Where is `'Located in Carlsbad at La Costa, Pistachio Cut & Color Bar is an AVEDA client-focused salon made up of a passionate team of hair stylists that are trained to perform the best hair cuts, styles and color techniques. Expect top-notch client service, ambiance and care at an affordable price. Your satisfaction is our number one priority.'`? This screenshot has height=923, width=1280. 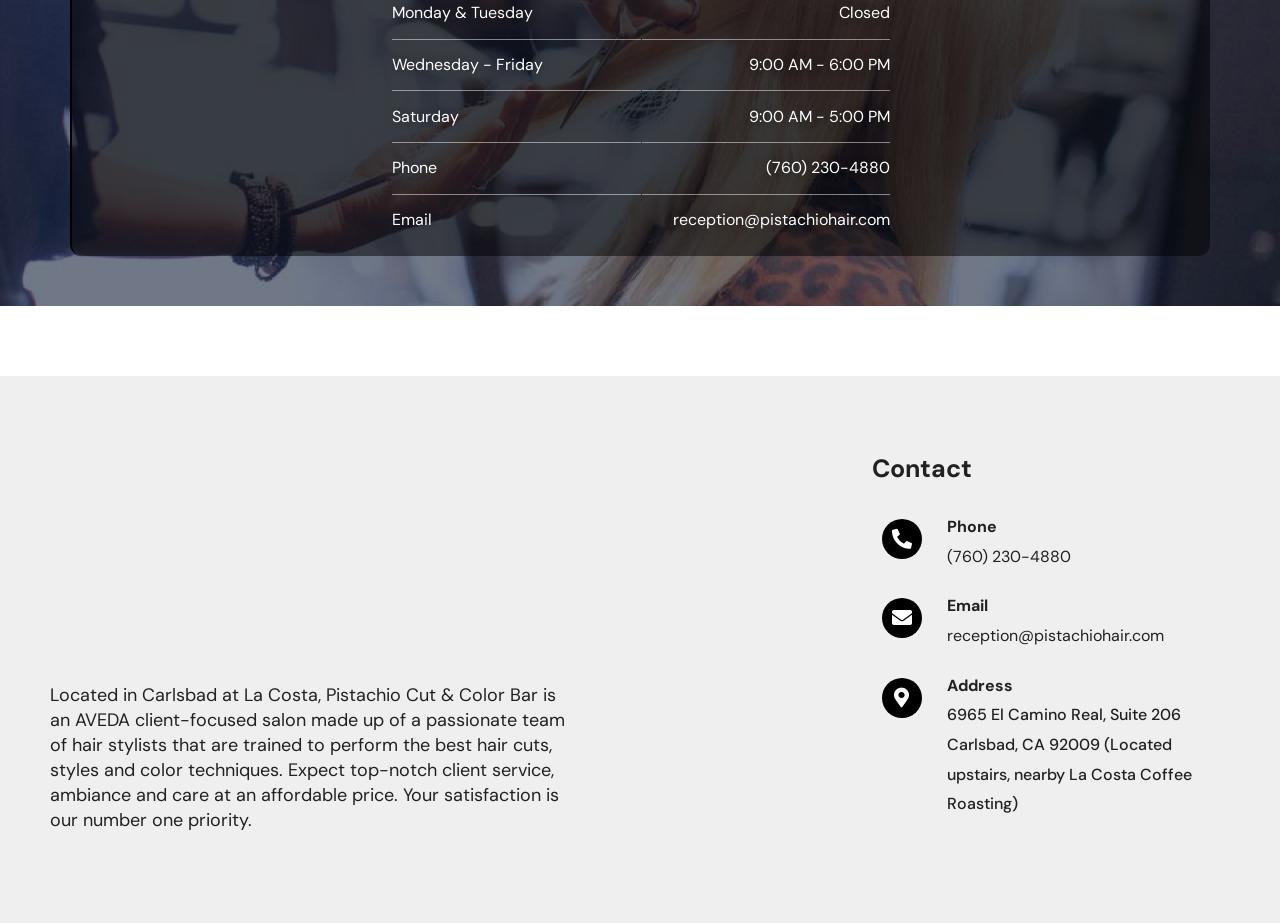 'Located in Carlsbad at La Costa, Pistachio Cut & Color Bar is an AVEDA client-focused salon made up of a passionate team of hair stylists that are trained to perform the best hair cuts, styles and color techniques. Expect top-notch client service, ambiance and care at an affordable price. Your satisfaction is our number one priority.' is located at coordinates (306, 755).